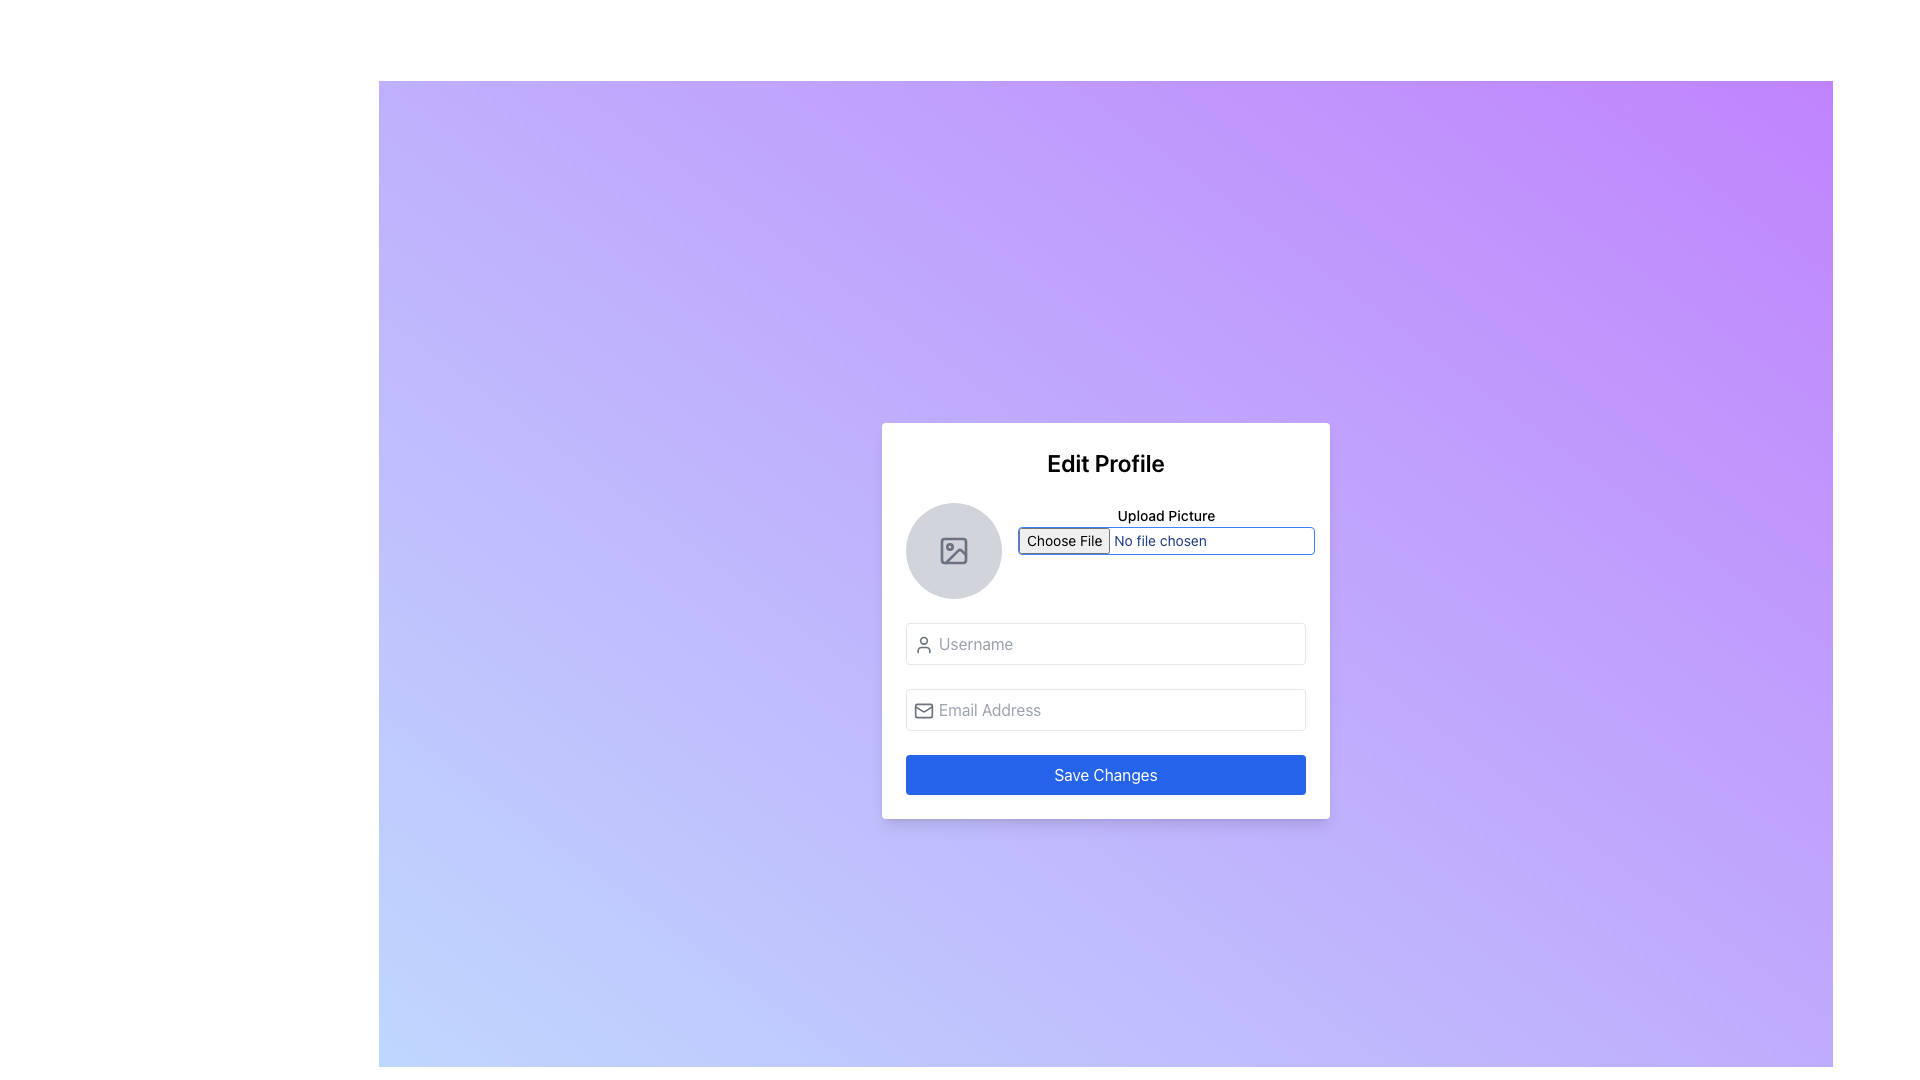 This screenshot has width=1920, height=1080. What do you see at coordinates (953, 551) in the screenshot?
I see `the profile picture icon, which is centrally located within a circular area in the 'Upload Picture' section, above the file selection input field` at bounding box center [953, 551].